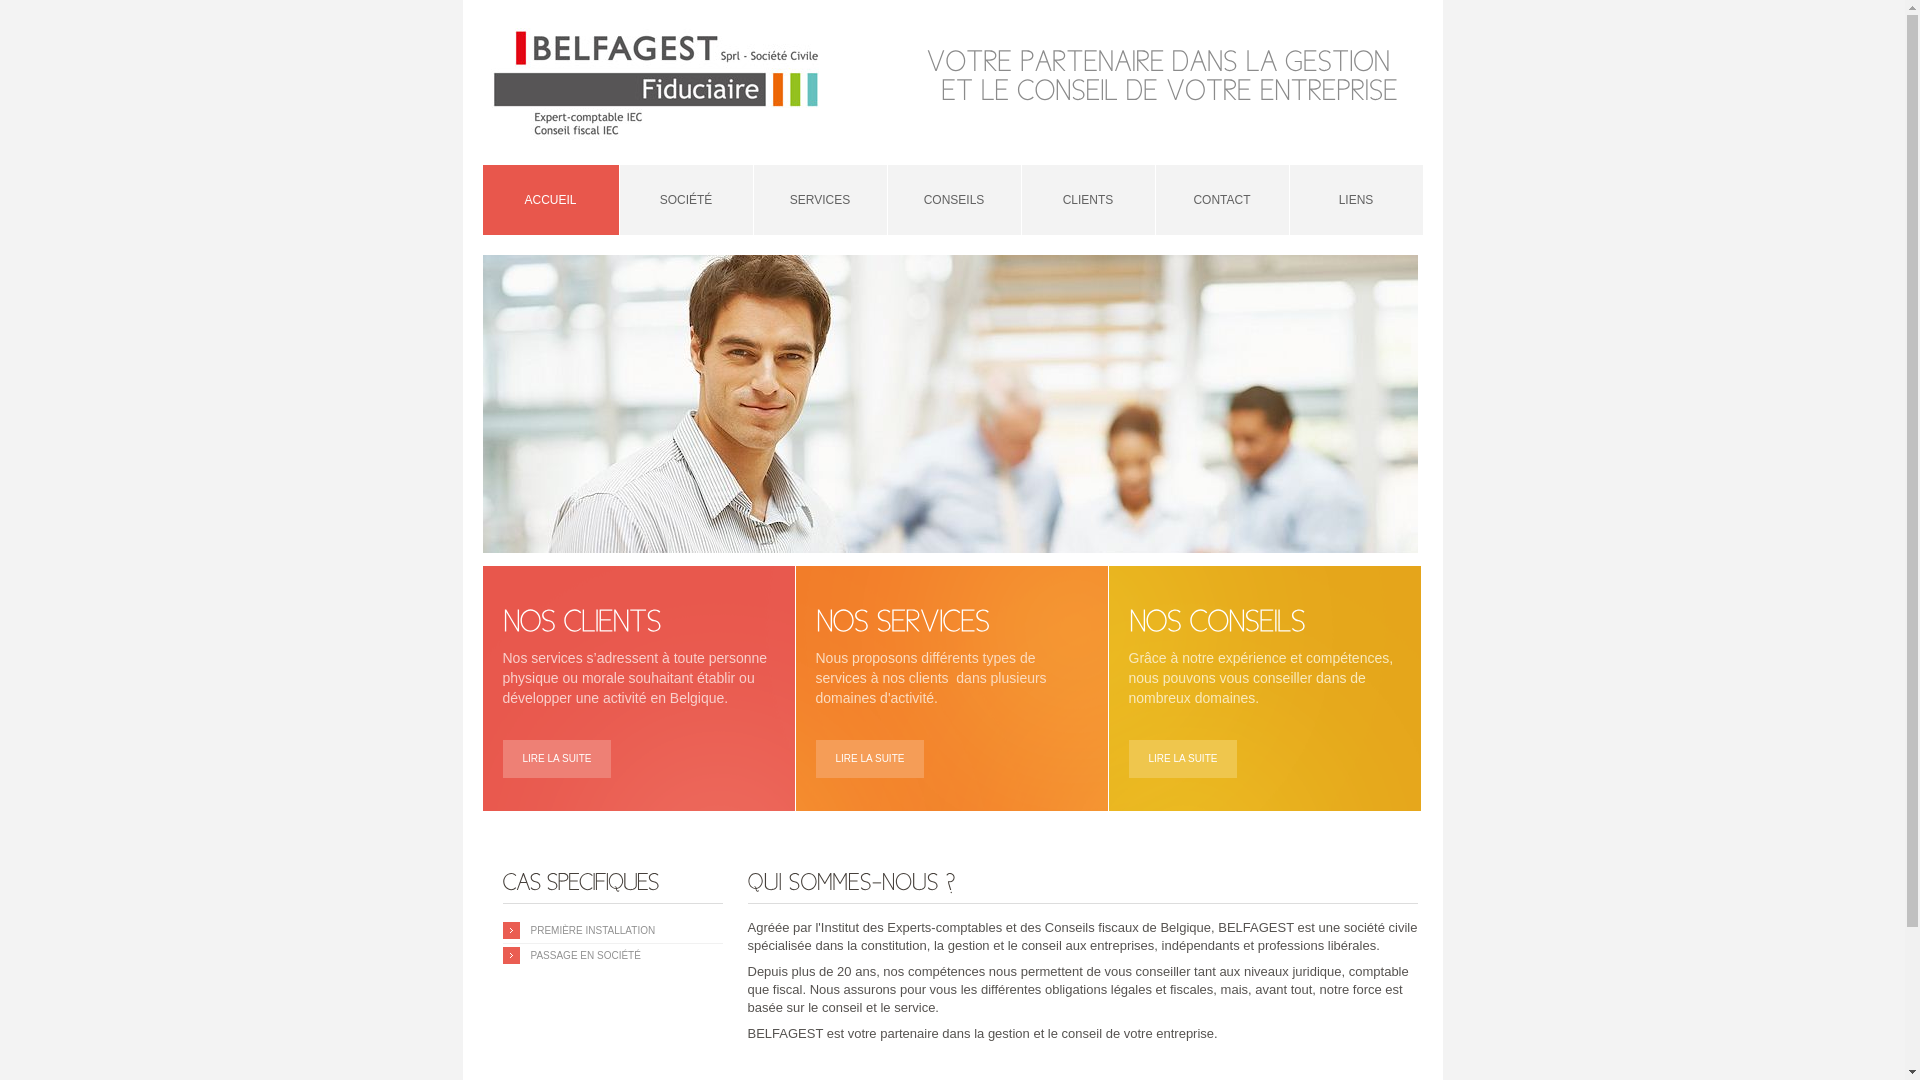  I want to click on 'Belfagest', so click(657, 81).